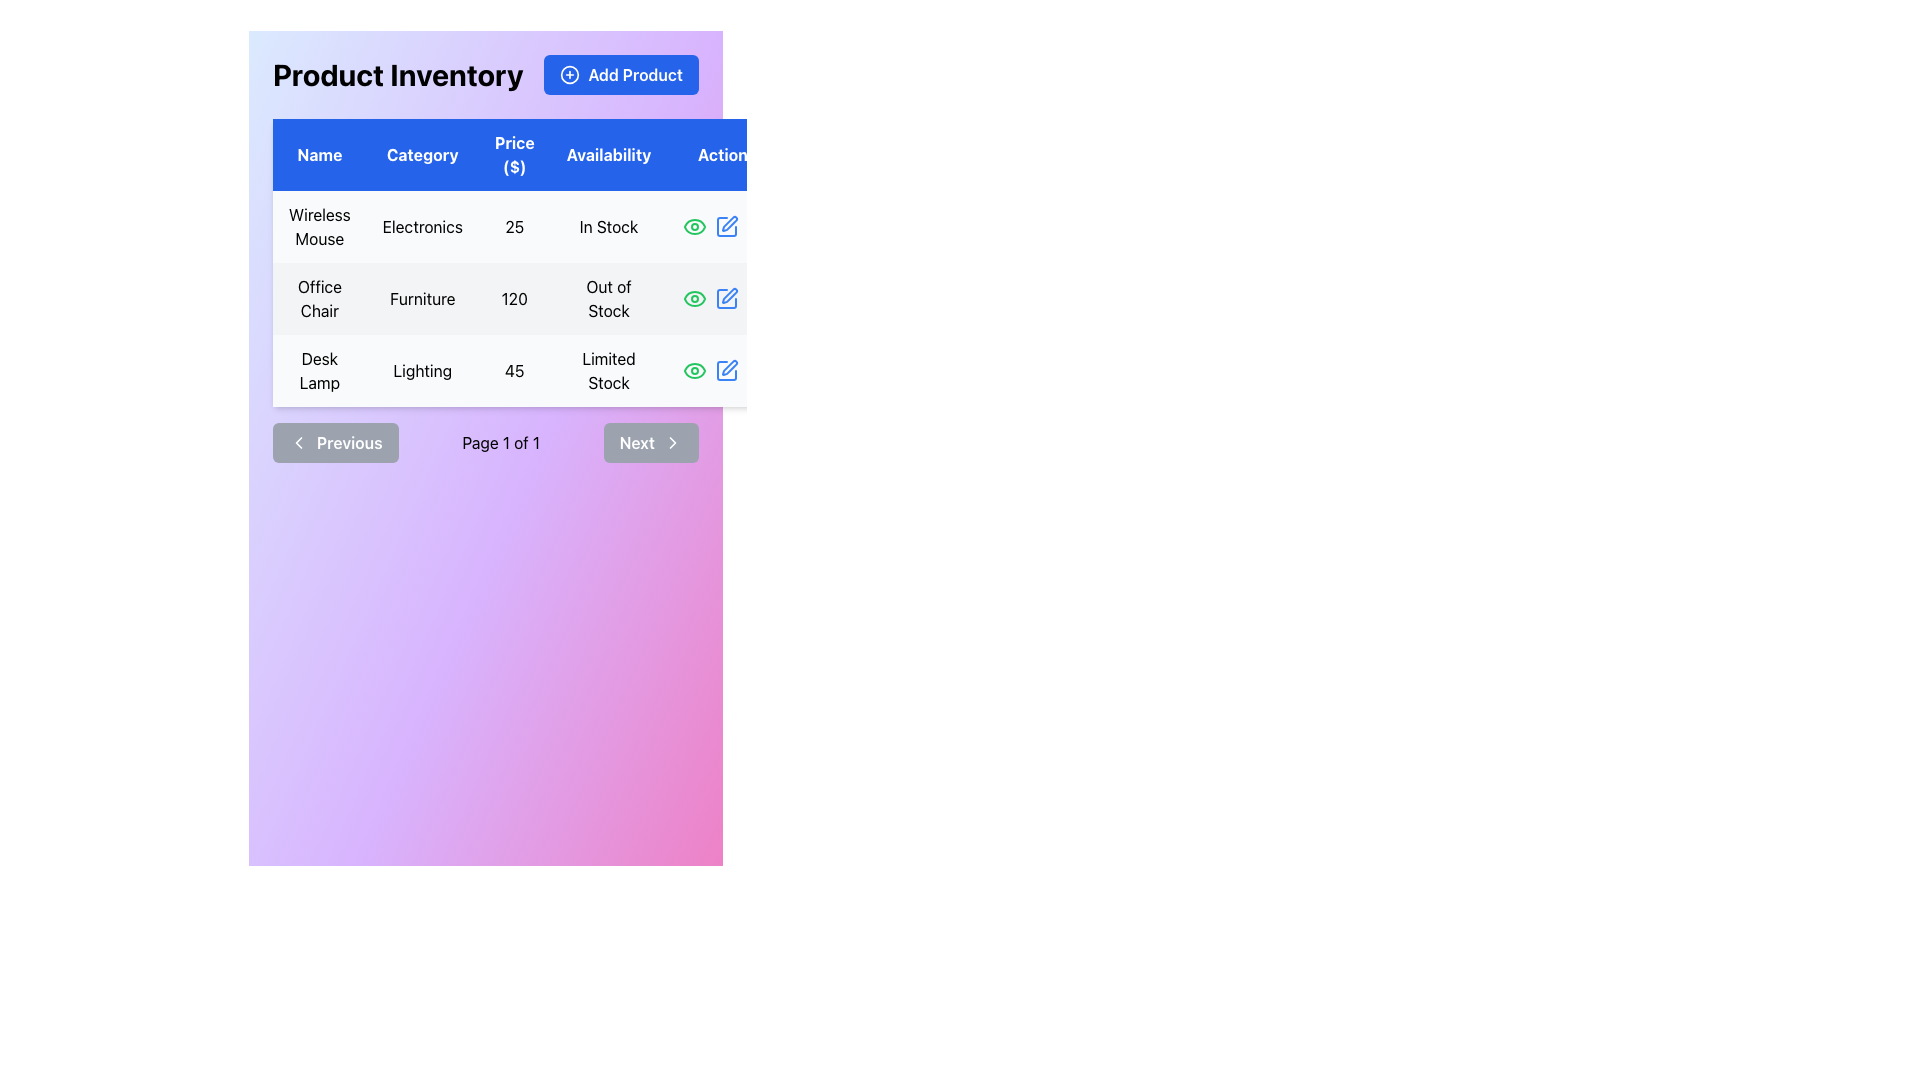 The width and height of the screenshot is (1920, 1080). I want to click on the blue pen icon in the 'Actions' column of the last row of the product table, so click(726, 370).